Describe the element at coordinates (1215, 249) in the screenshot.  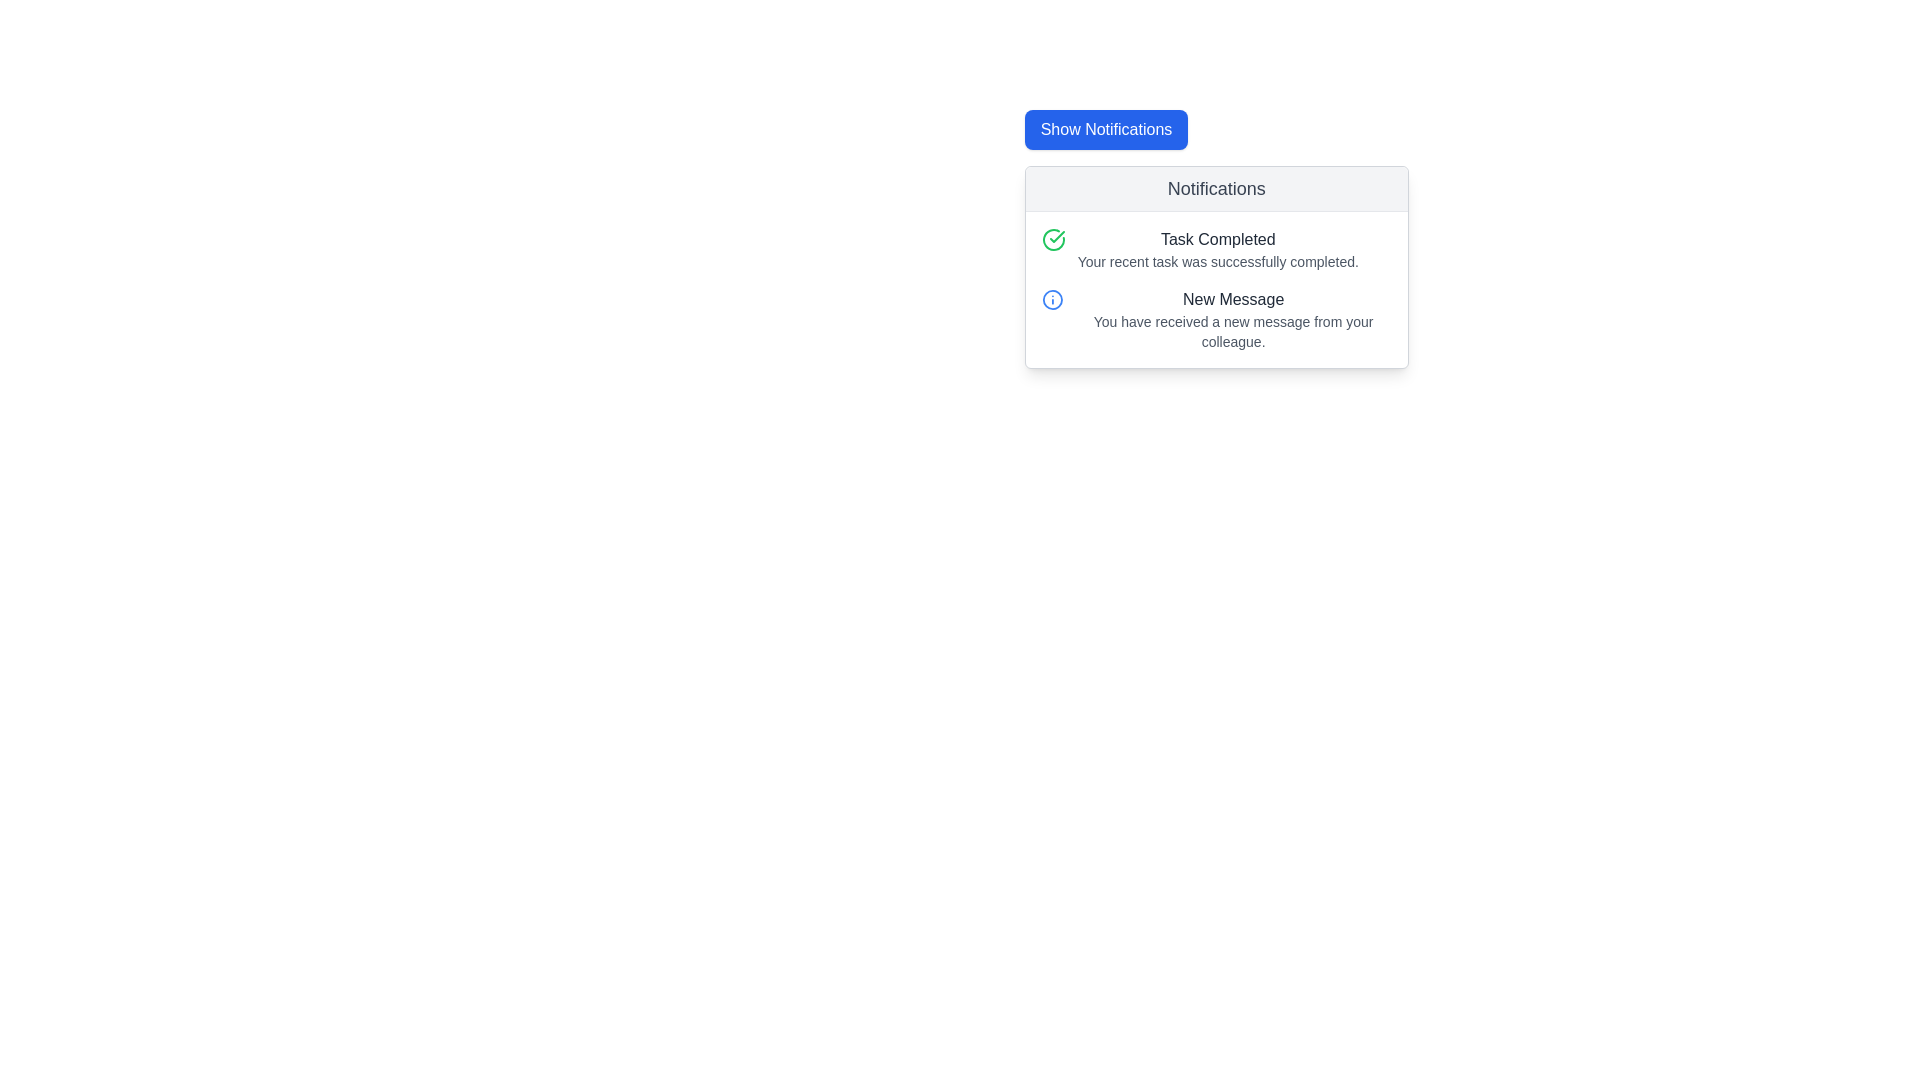
I see `the top notification item within the 'Notifications' card that confirms the successful completion of a recent task` at that location.